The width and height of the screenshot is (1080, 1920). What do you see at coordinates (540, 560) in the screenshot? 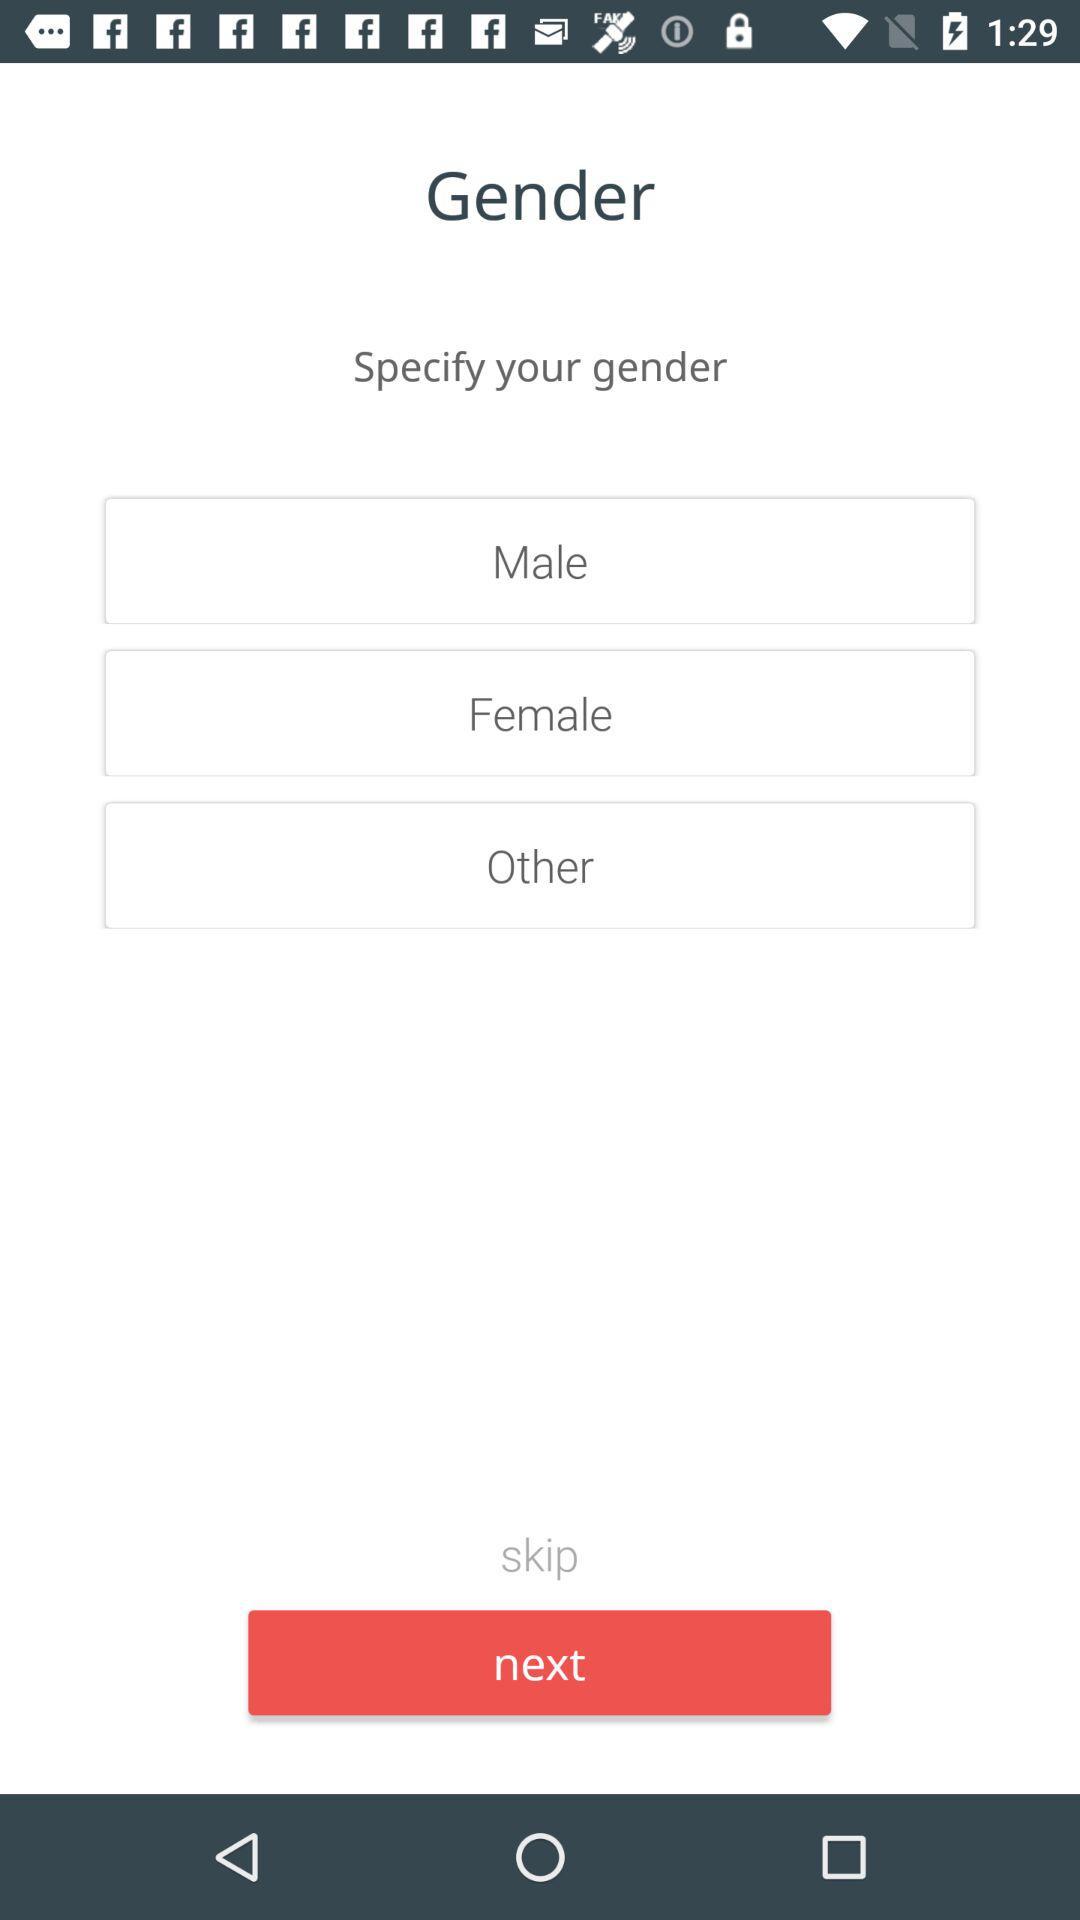
I see `male icon` at bounding box center [540, 560].